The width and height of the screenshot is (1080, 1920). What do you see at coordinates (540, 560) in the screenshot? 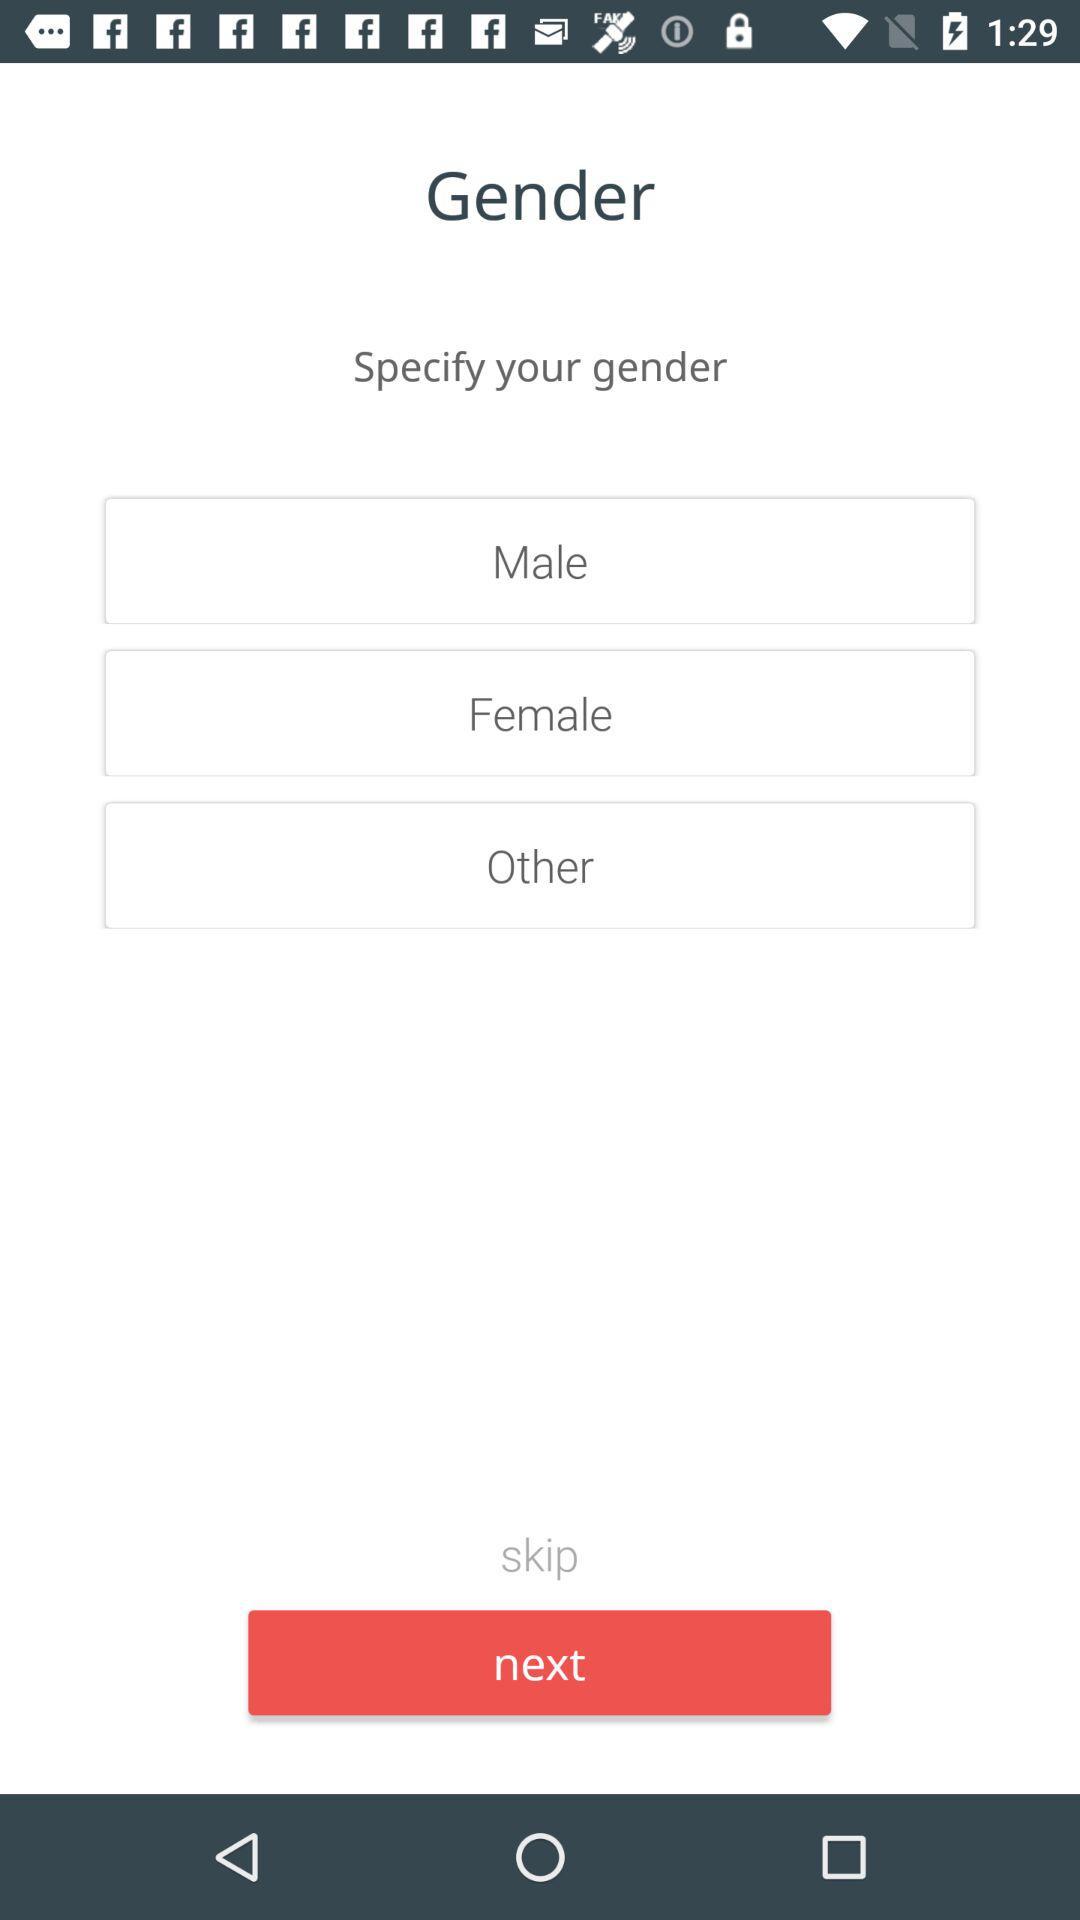
I see `male icon` at bounding box center [540, 560].